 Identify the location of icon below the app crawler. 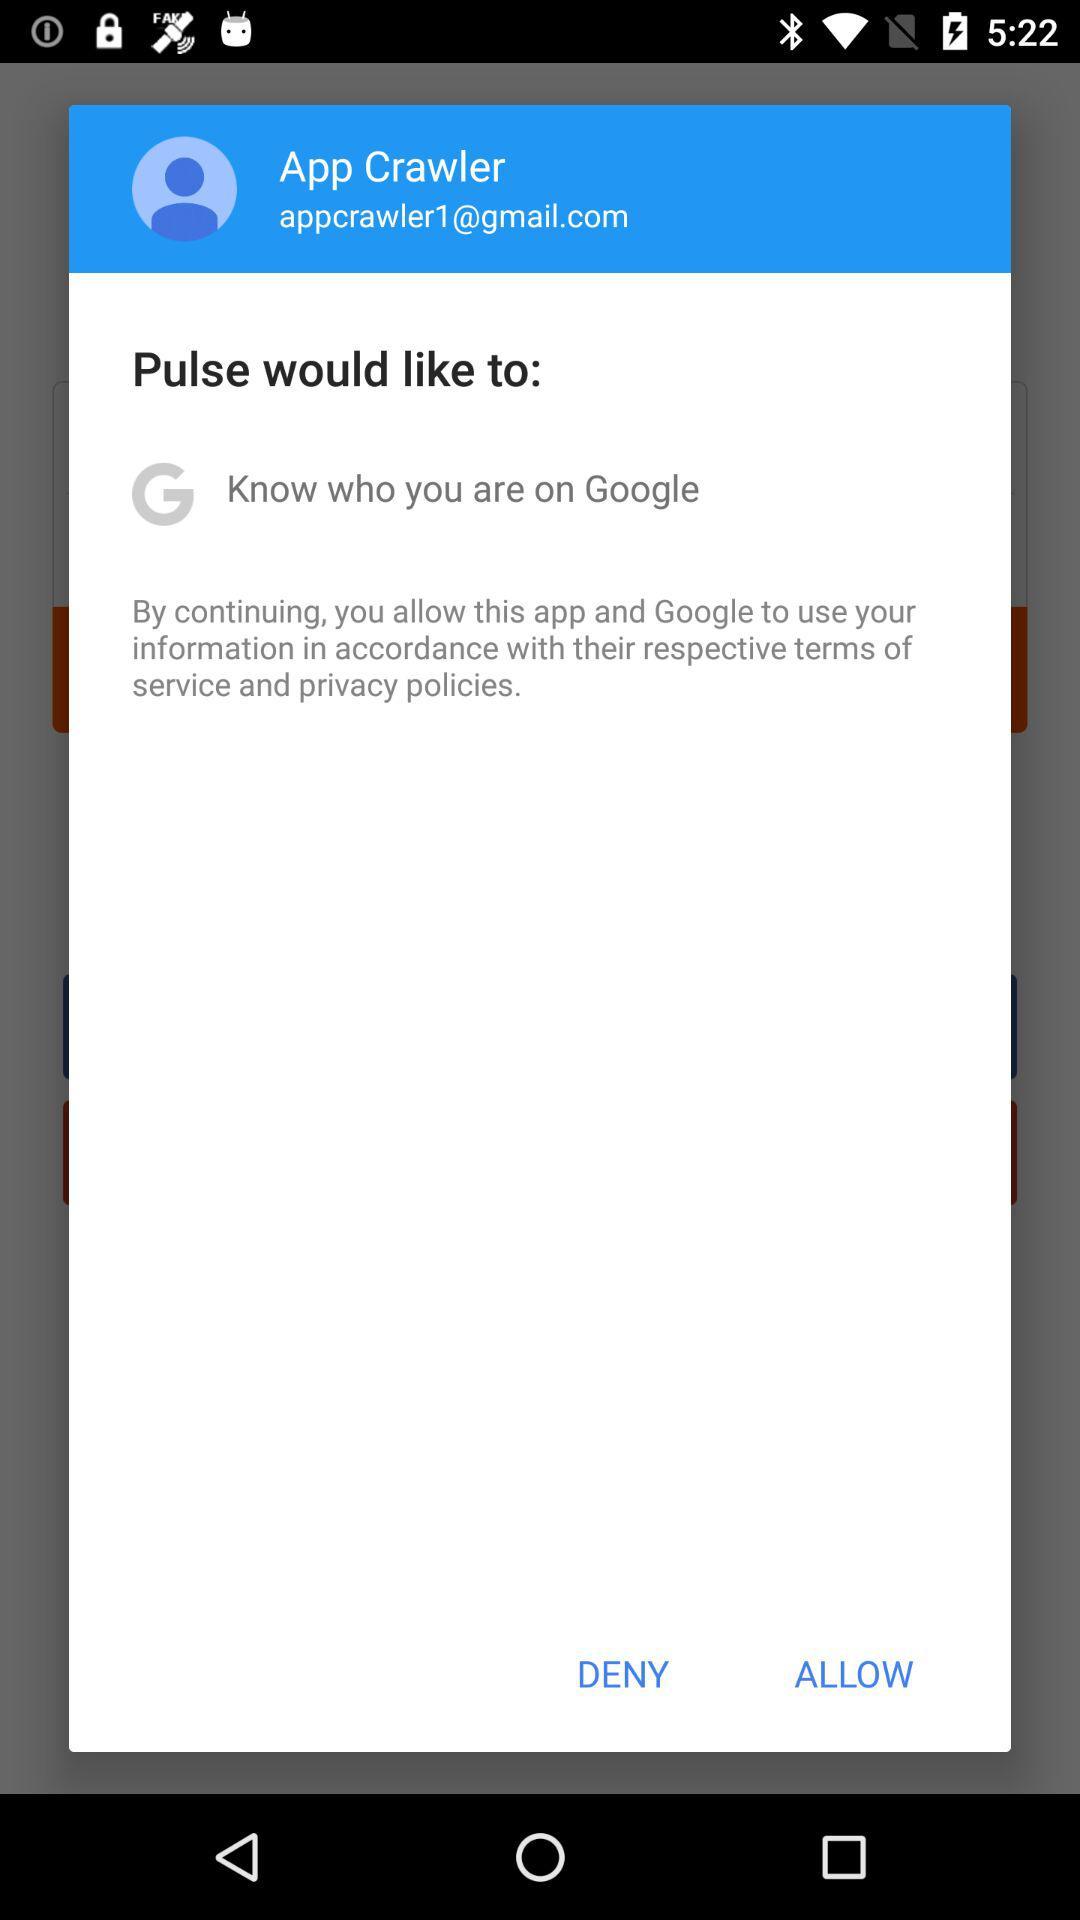
(454, 214).